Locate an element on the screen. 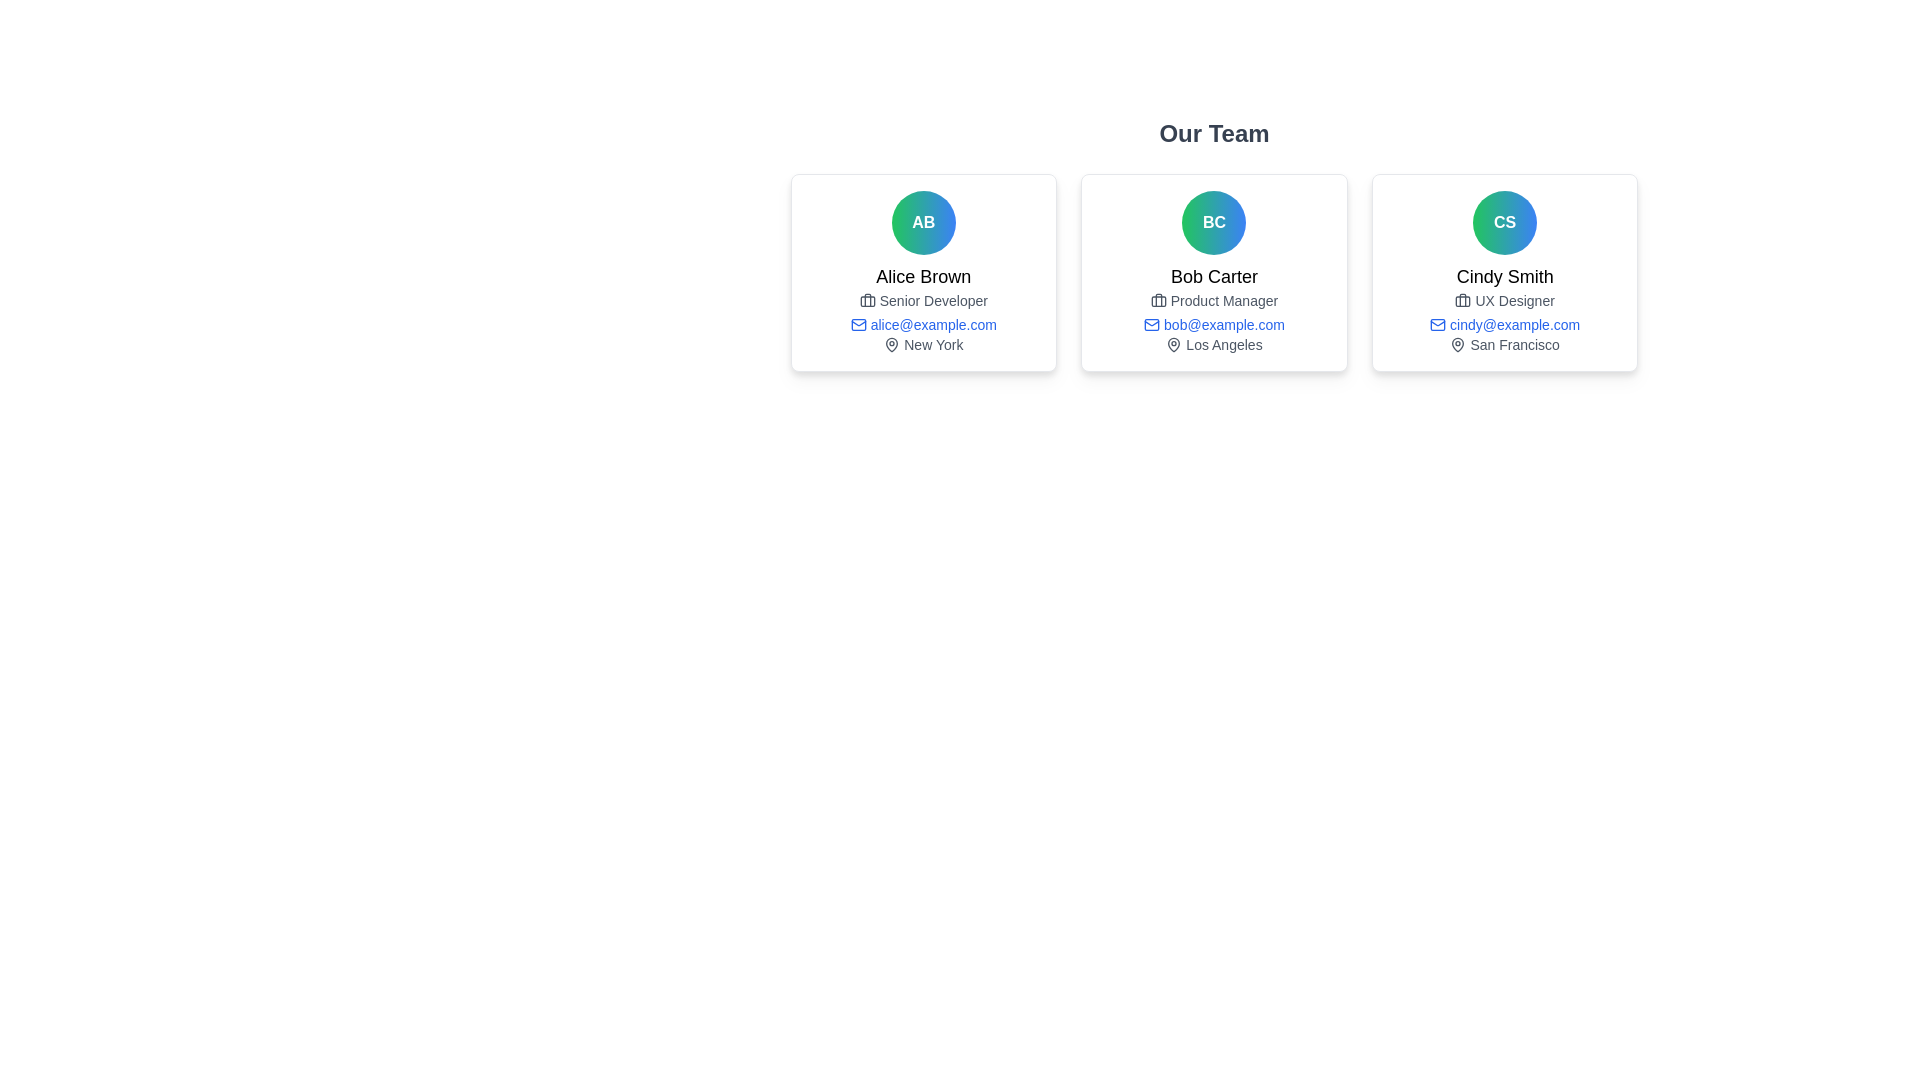  email address 'cindy@example.com' displayed in blue color under the name 'Cindy Smith' in the third profile card from the left is located at coordinates (1505, 323).